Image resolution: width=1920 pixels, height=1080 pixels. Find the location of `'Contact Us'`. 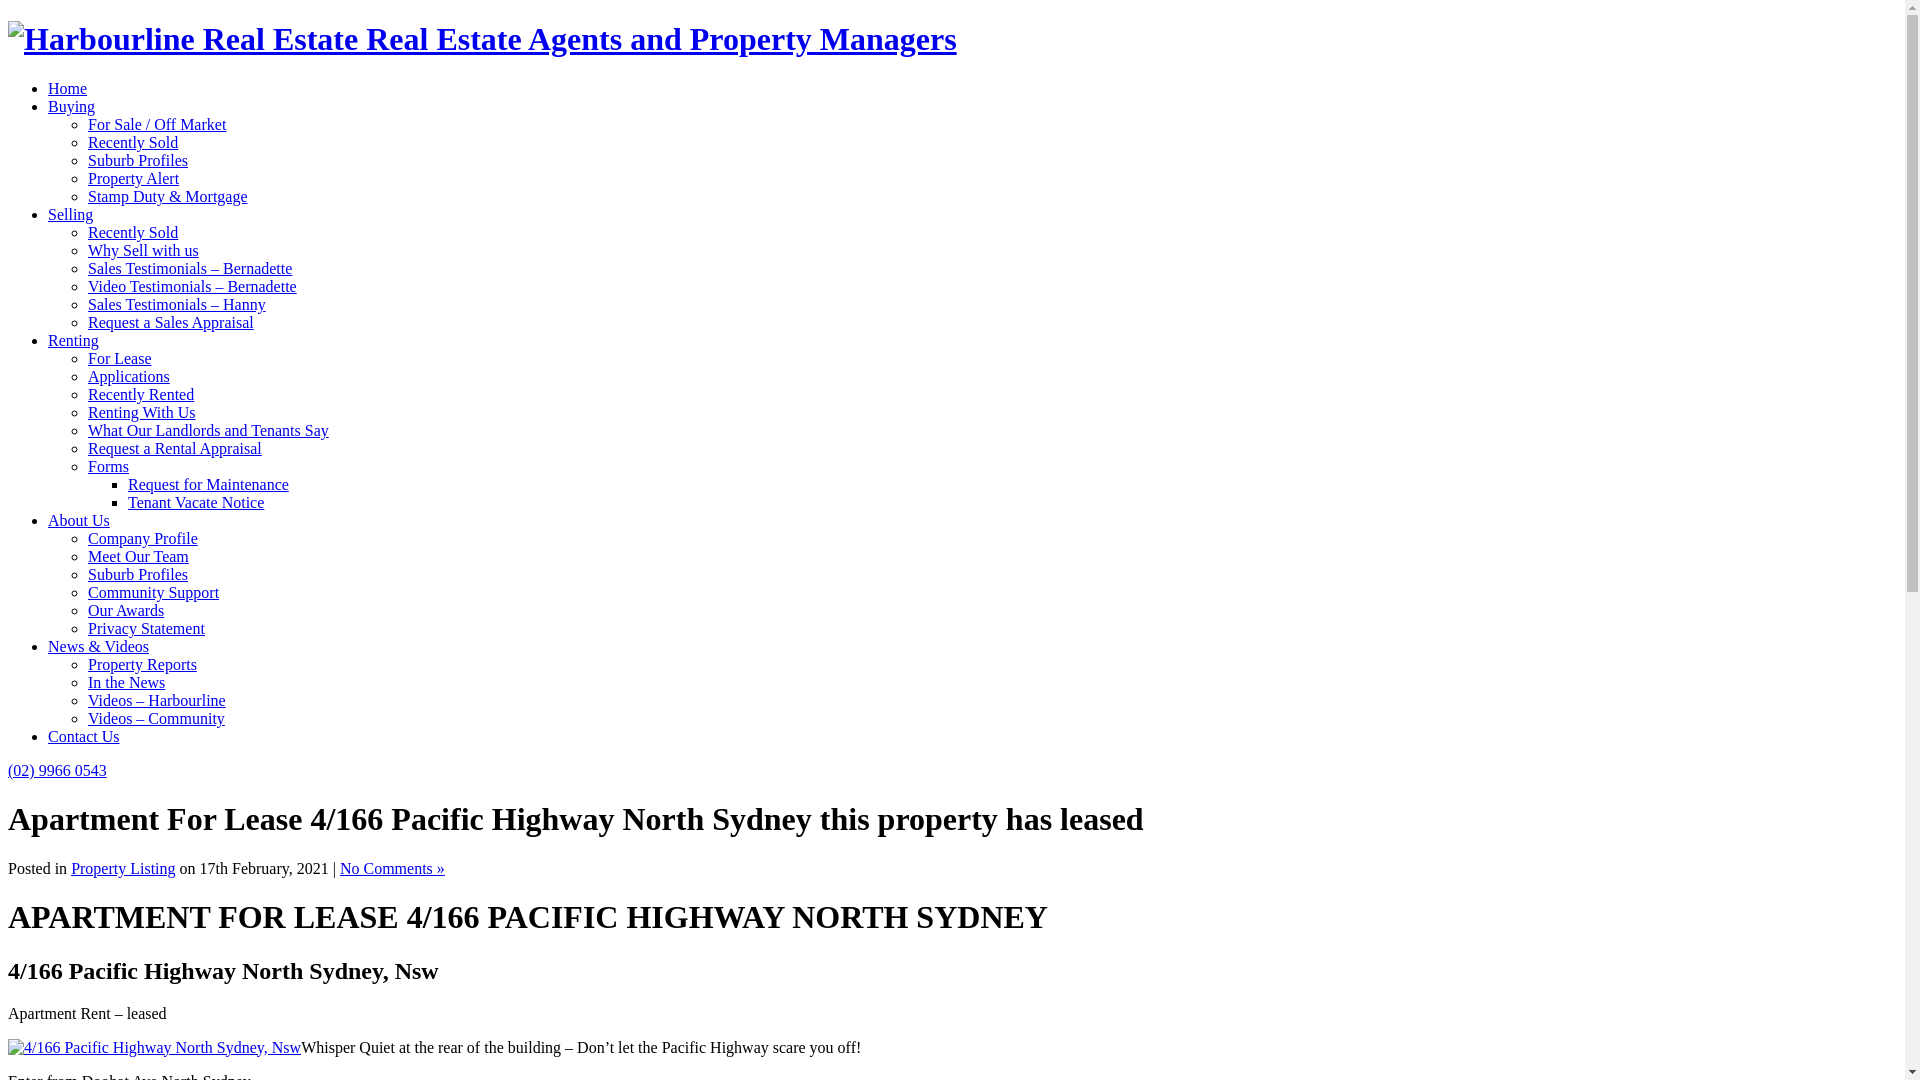

'Contact Us' is located at coordinates (82, 736).